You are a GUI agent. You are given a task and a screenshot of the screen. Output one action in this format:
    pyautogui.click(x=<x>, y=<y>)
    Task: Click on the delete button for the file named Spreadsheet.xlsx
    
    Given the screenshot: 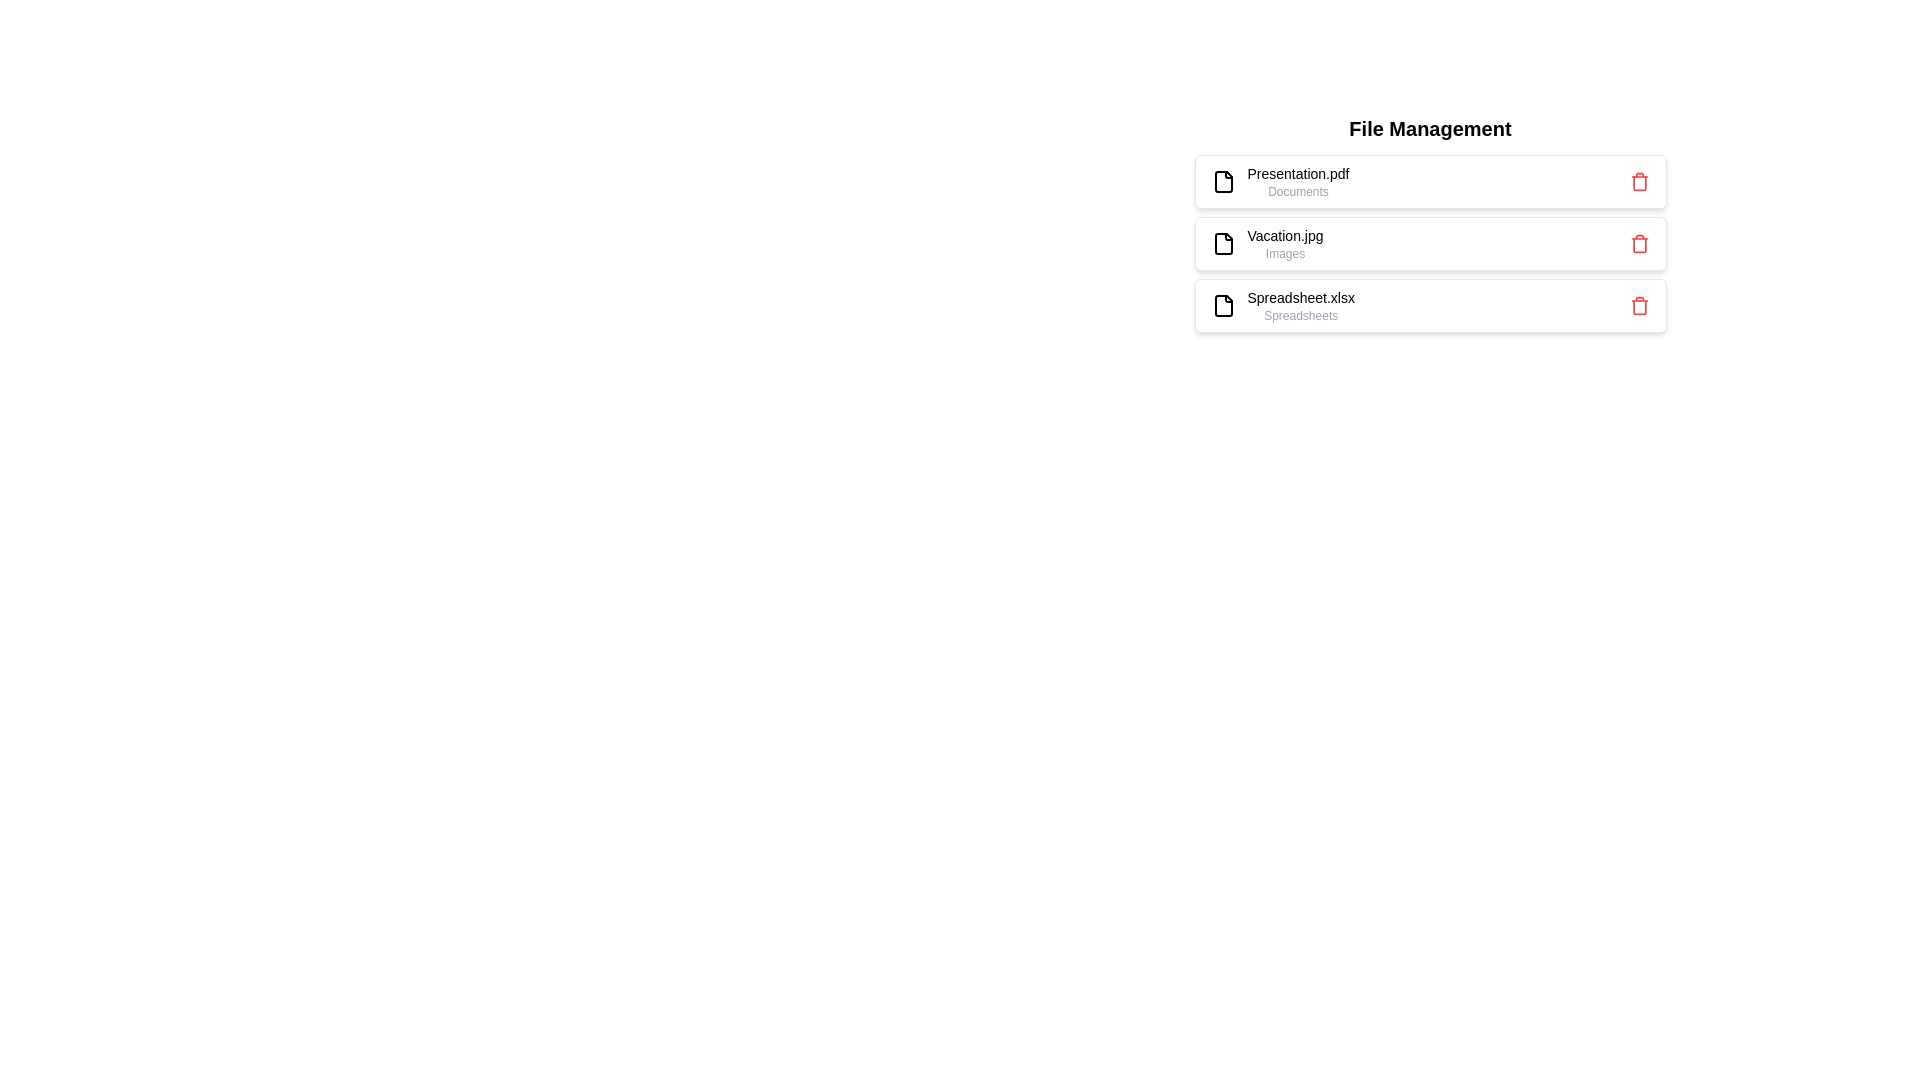 What is the action you would take?
    pyautogui.click(x=1639, y=305)
    